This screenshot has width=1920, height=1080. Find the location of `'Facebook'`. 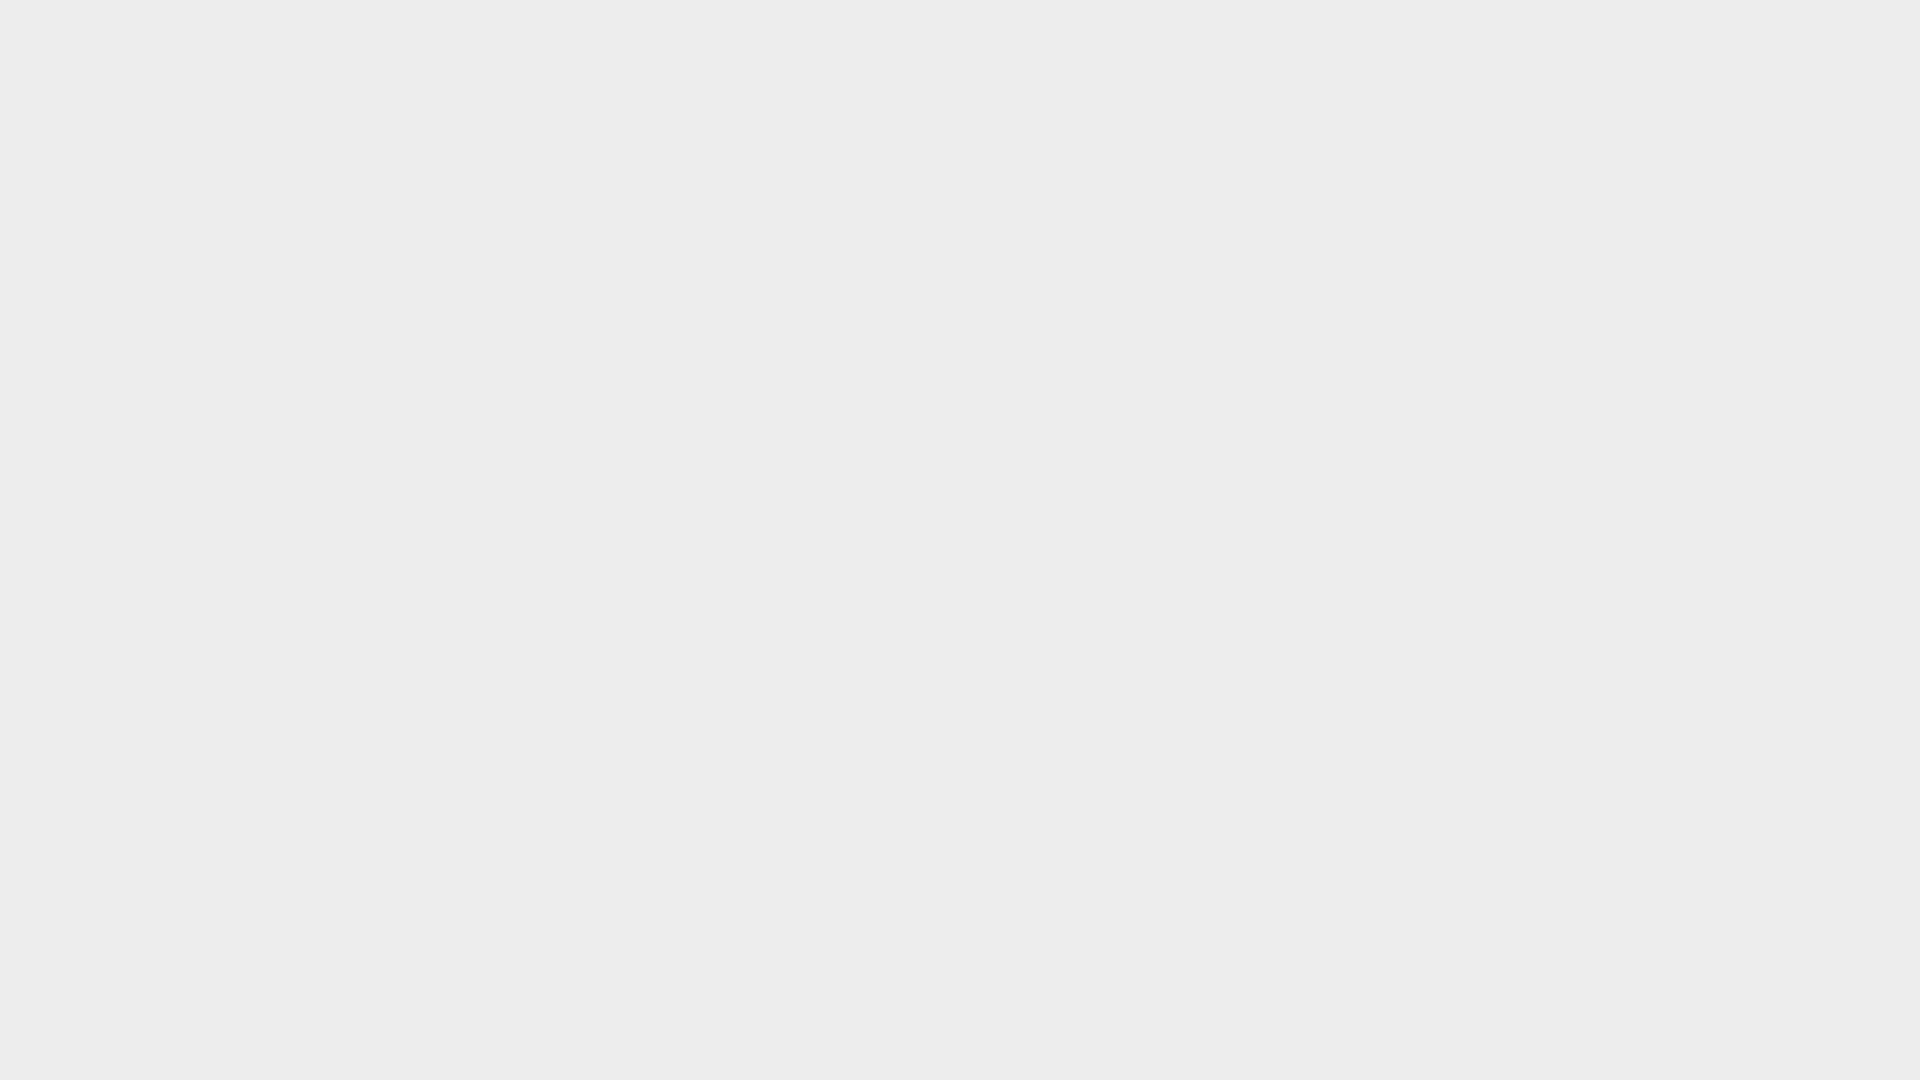

'Facebook' is located at coordinates (1469, 24).